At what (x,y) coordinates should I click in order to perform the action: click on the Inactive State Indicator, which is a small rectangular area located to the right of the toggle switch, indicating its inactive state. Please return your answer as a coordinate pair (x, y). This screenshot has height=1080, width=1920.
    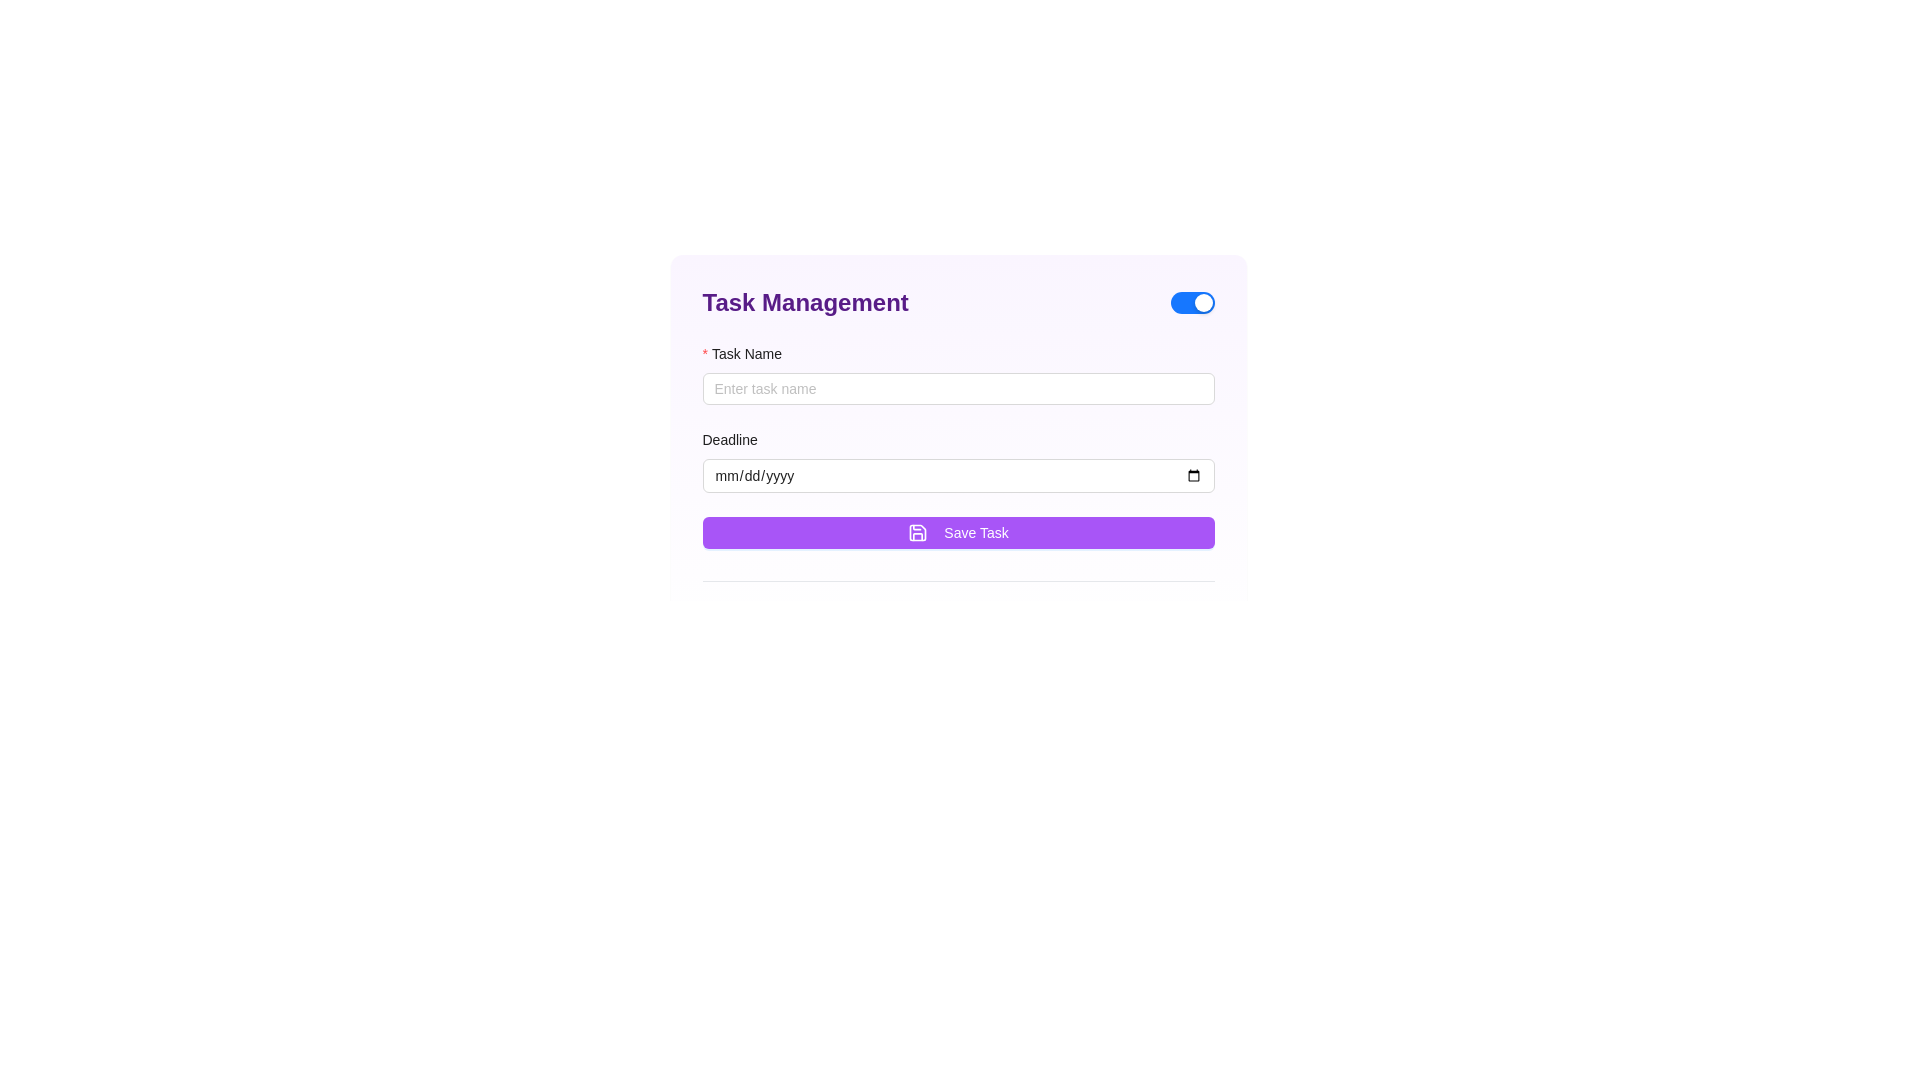
    Looking at the image, I should click on (1221, 303).